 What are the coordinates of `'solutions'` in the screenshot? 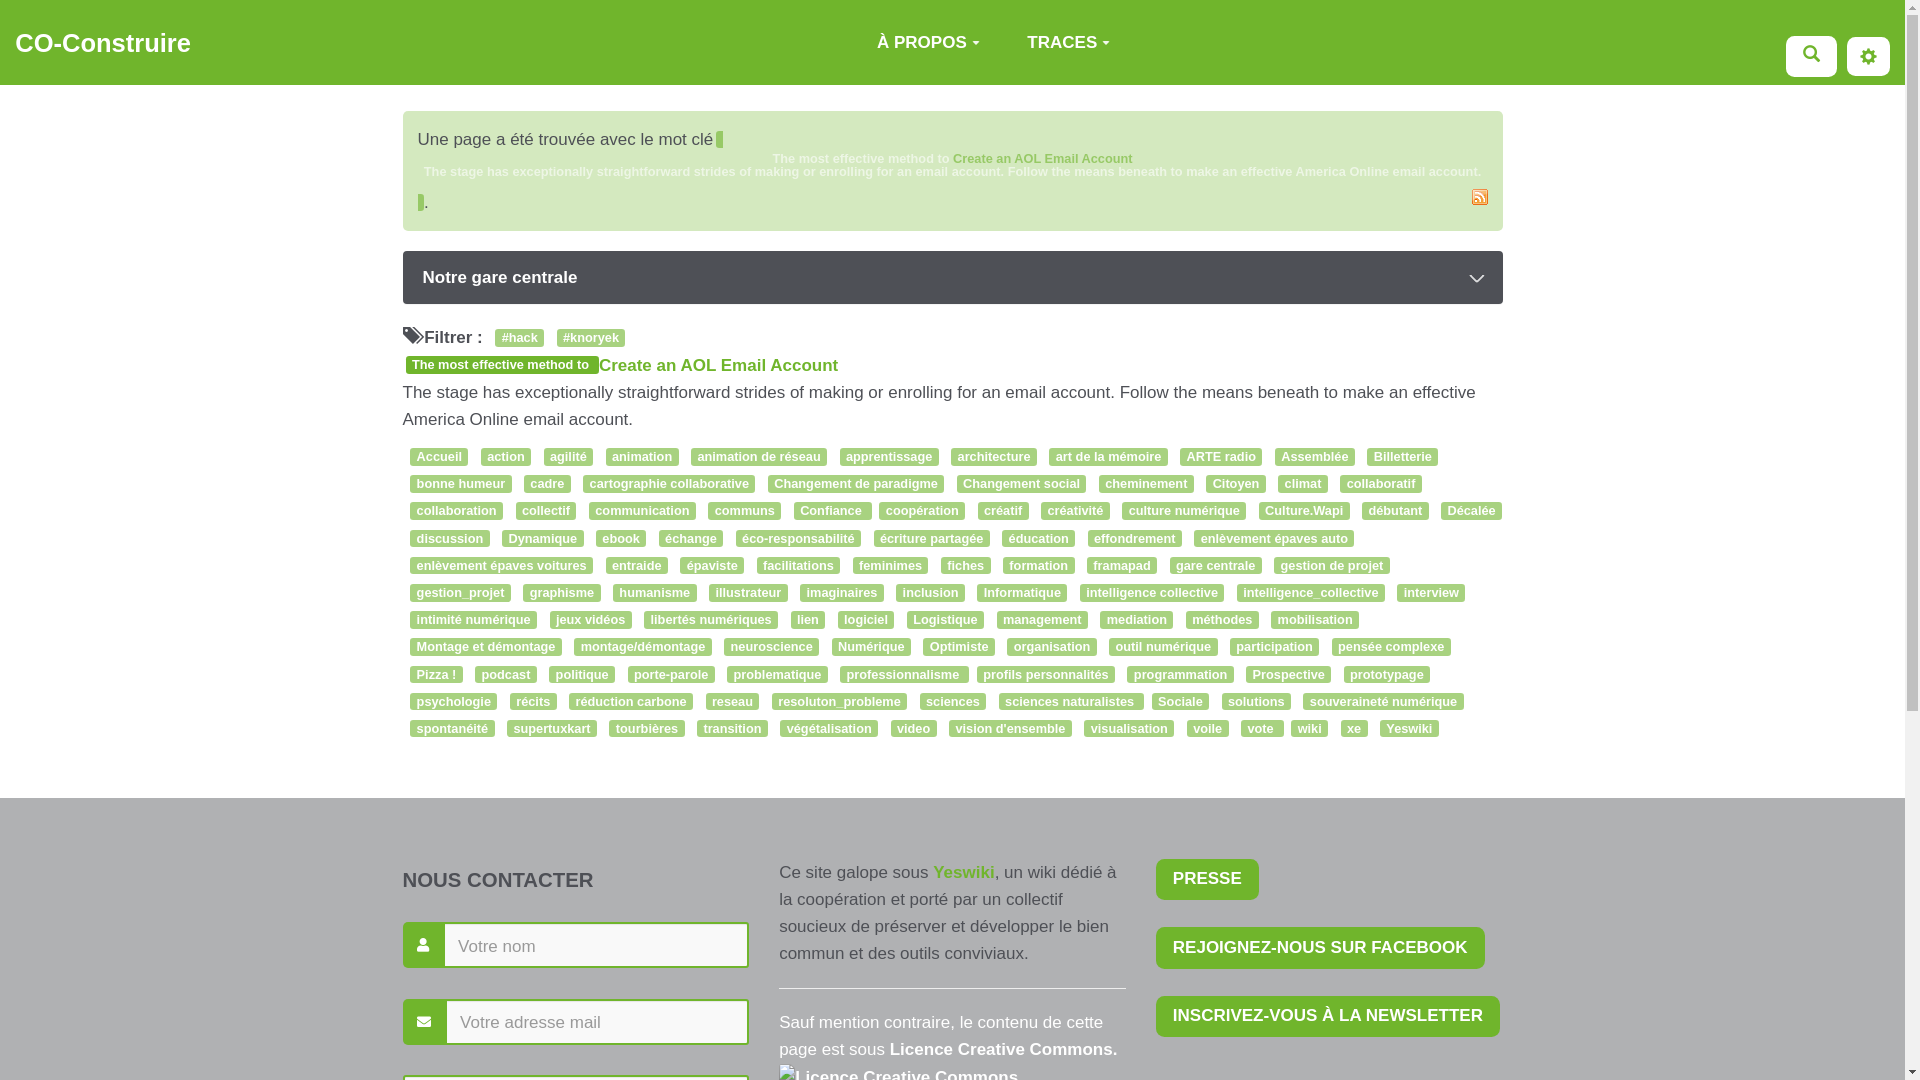 It's located at (1221, 701).